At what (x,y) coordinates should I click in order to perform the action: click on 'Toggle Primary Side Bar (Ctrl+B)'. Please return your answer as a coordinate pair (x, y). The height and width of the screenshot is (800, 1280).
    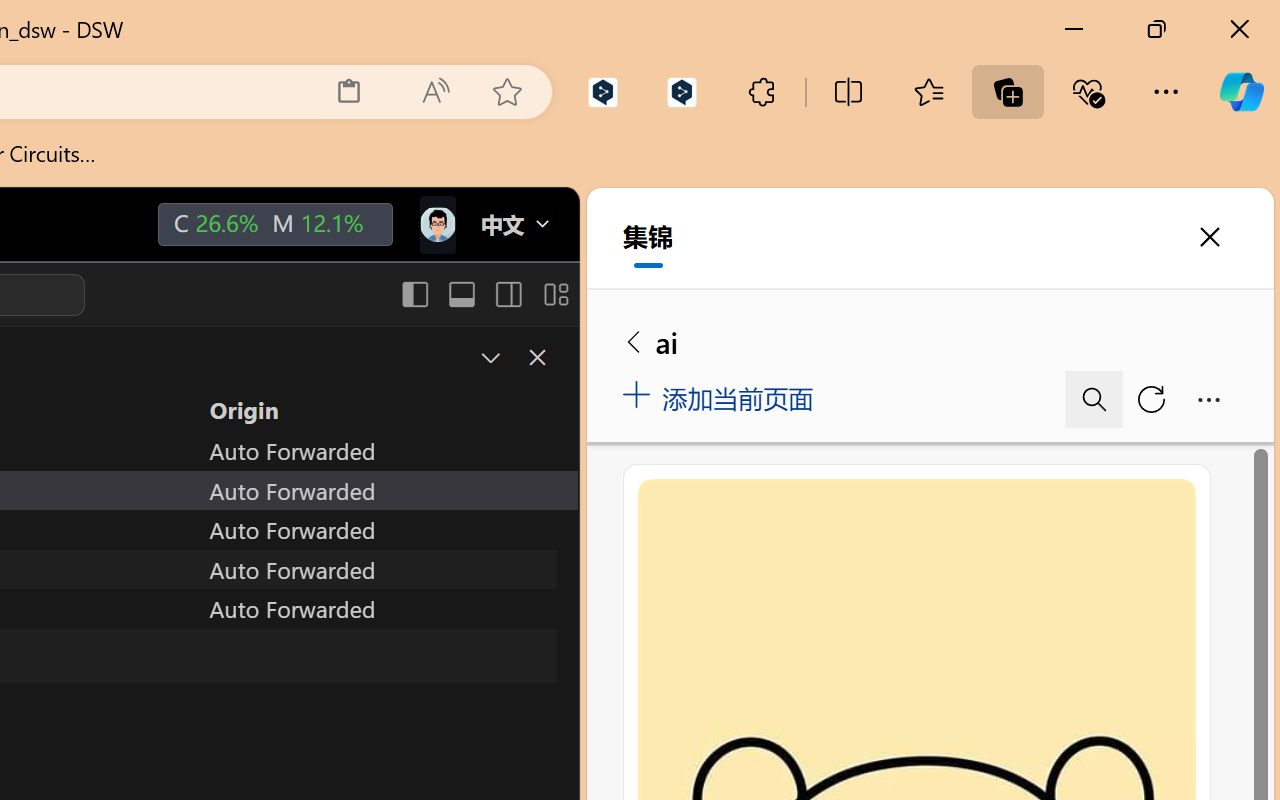
    Looking at the image, I should click on (413, 294).